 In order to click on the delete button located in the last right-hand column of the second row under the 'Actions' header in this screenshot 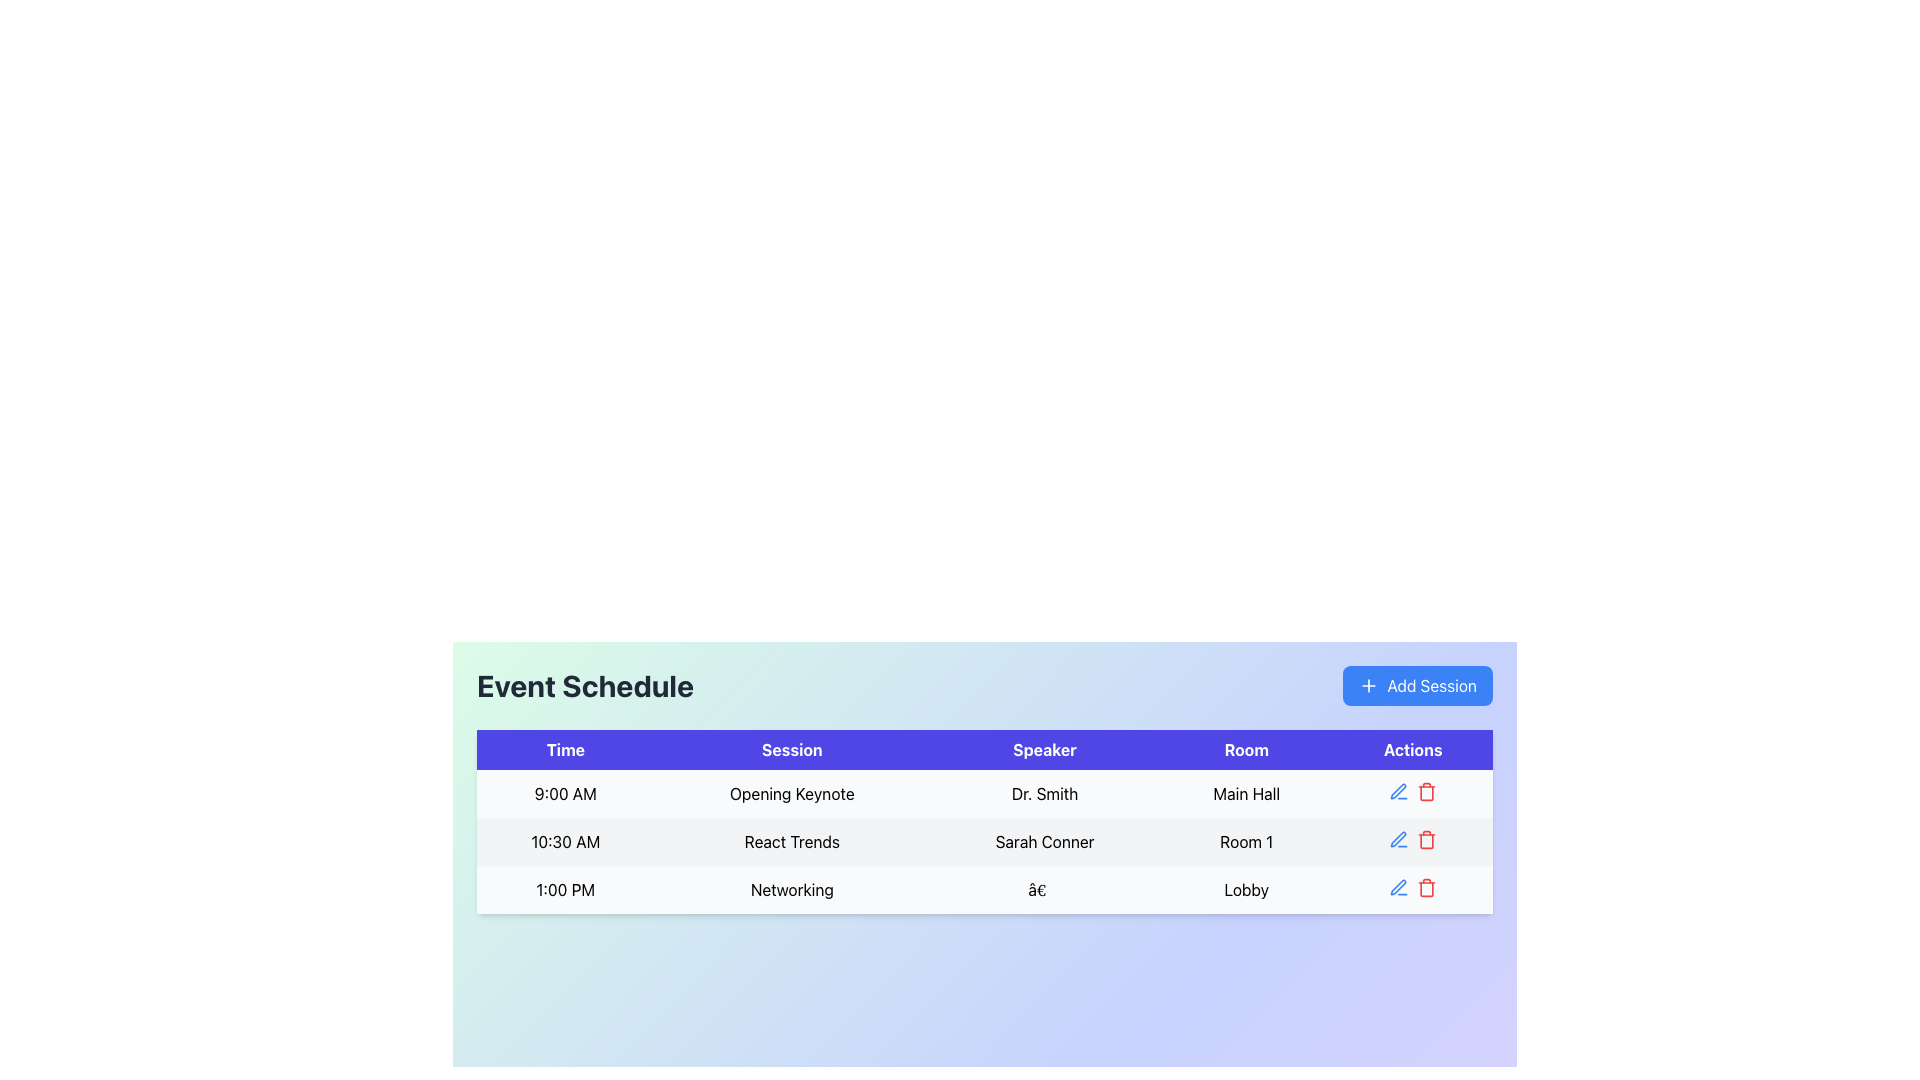, I will do `click(1426, 840)`.